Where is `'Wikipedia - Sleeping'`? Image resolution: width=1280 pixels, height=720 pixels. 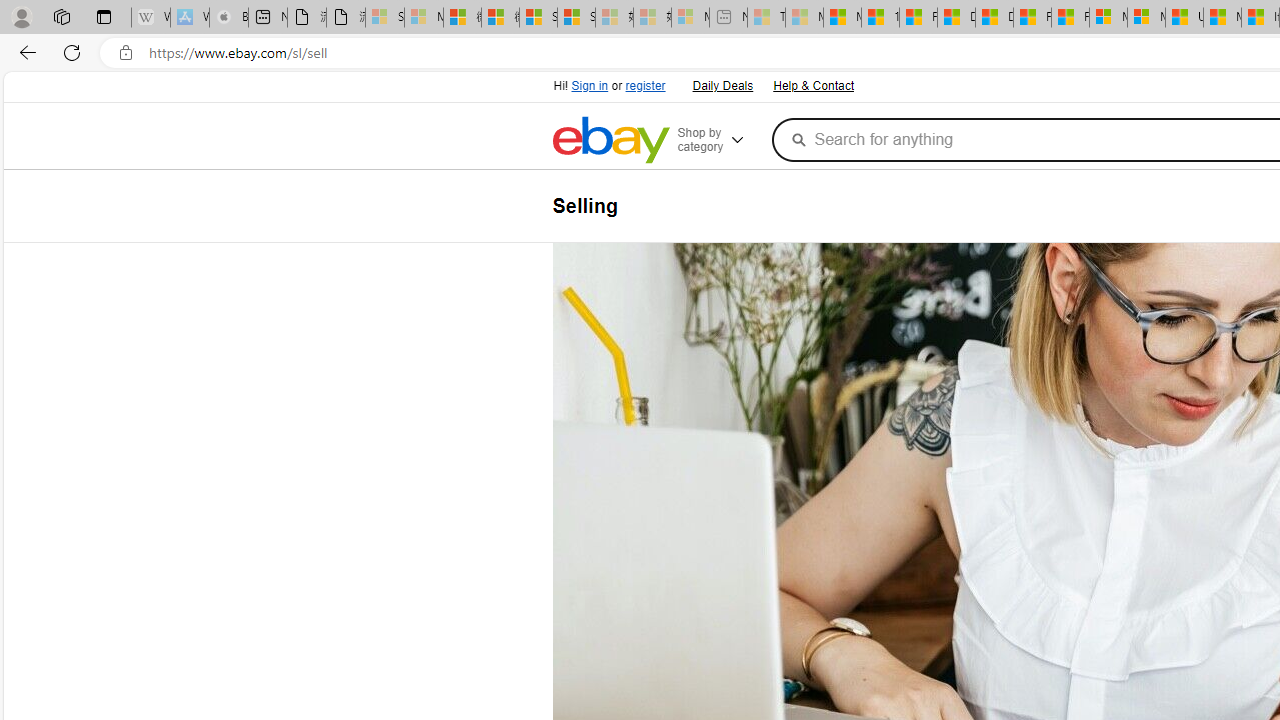
'Wikipedia - Sleeping' is located at coordinates (150, 17).